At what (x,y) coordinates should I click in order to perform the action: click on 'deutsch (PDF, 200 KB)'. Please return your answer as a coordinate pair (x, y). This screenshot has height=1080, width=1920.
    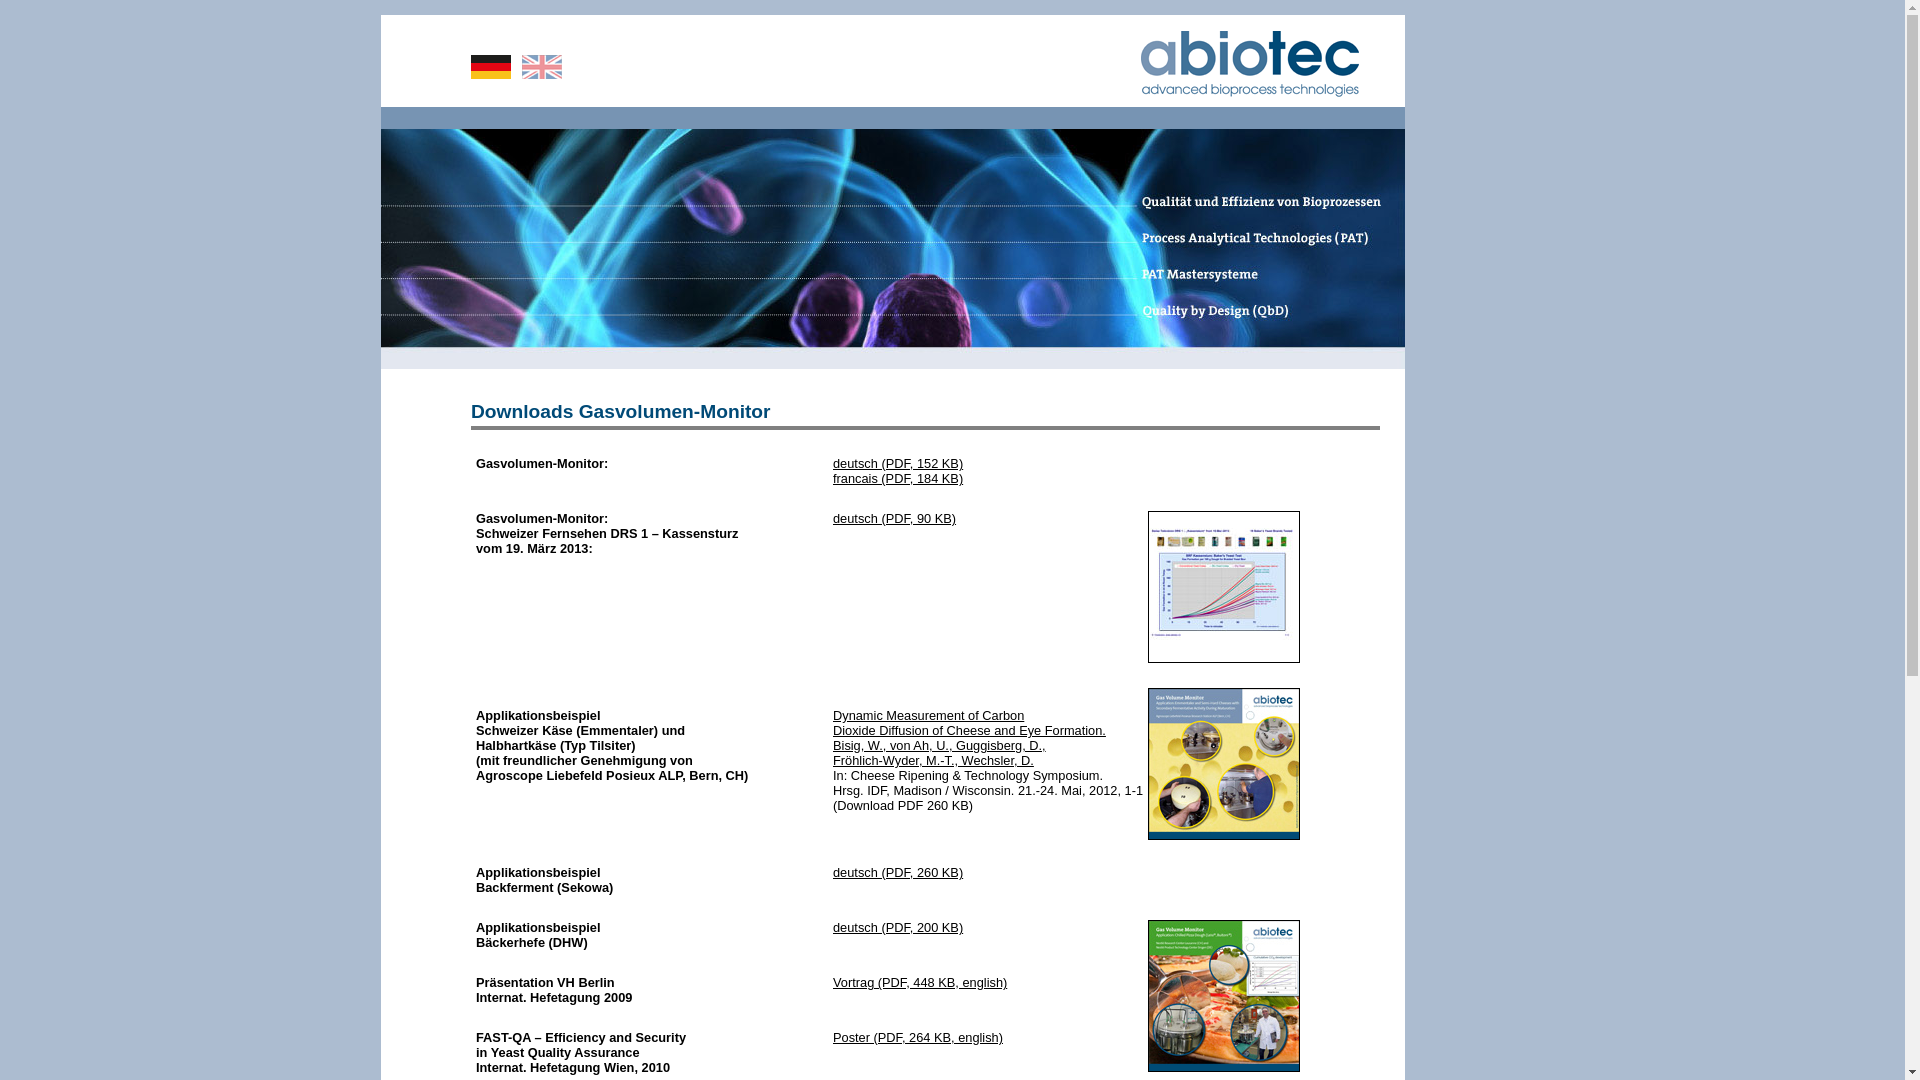
    Looking at the image, I should click on (896, 927).